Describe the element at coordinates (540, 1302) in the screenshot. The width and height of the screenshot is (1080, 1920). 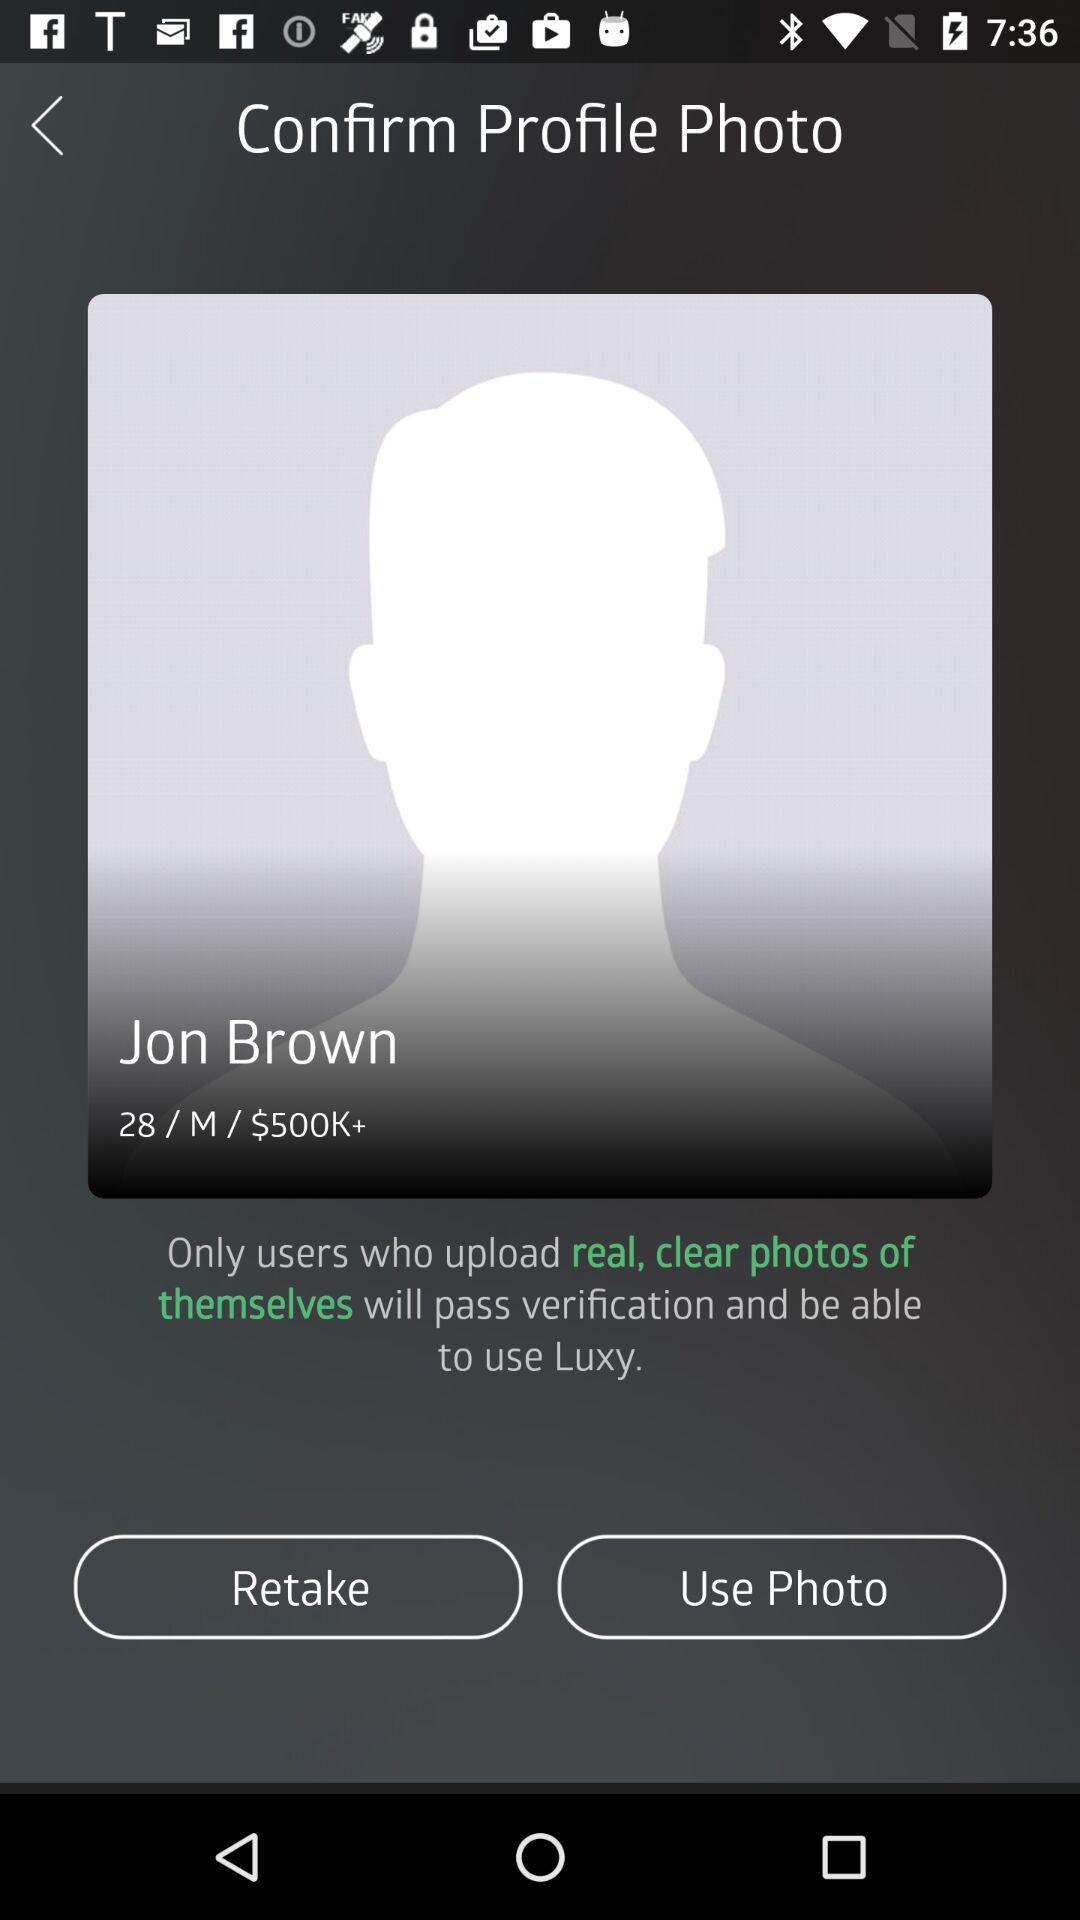
I see `the only users who` at that location.